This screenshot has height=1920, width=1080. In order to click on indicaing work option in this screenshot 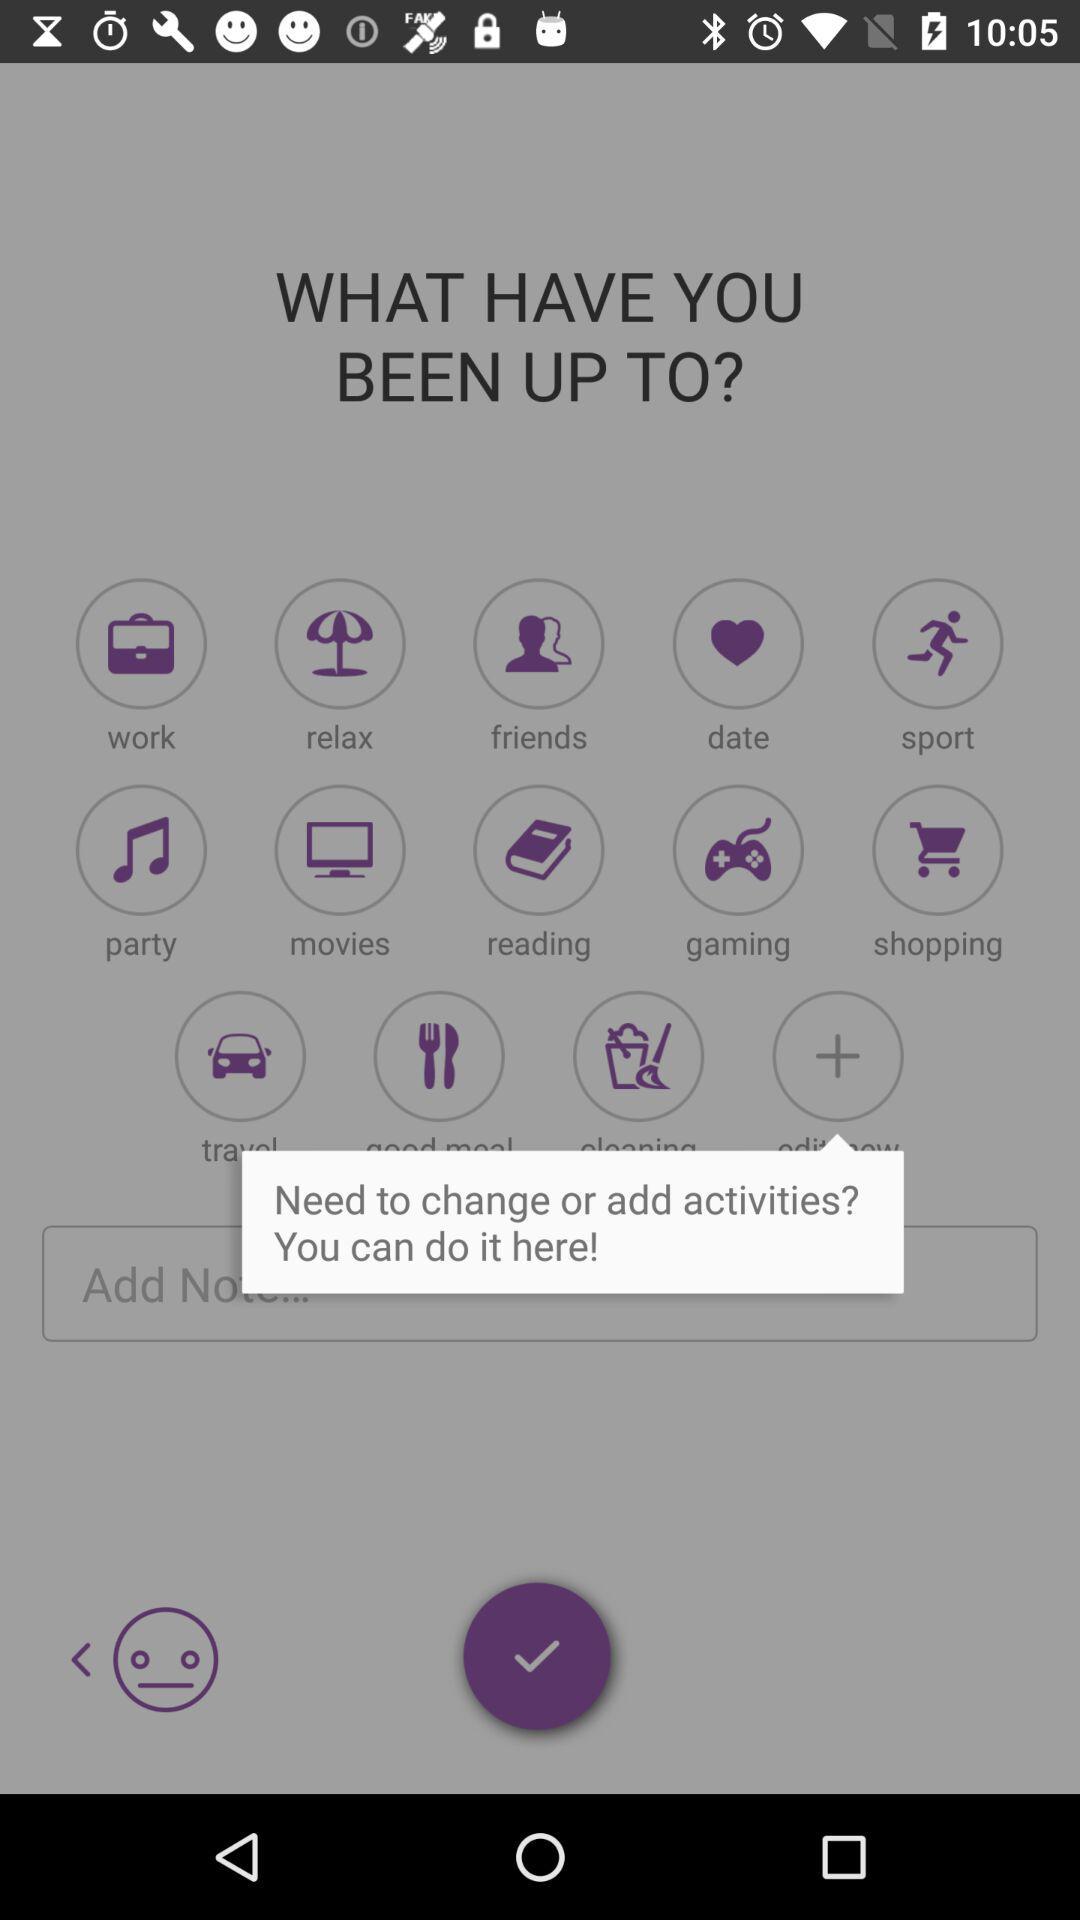, I will do `click(140, 643)`.